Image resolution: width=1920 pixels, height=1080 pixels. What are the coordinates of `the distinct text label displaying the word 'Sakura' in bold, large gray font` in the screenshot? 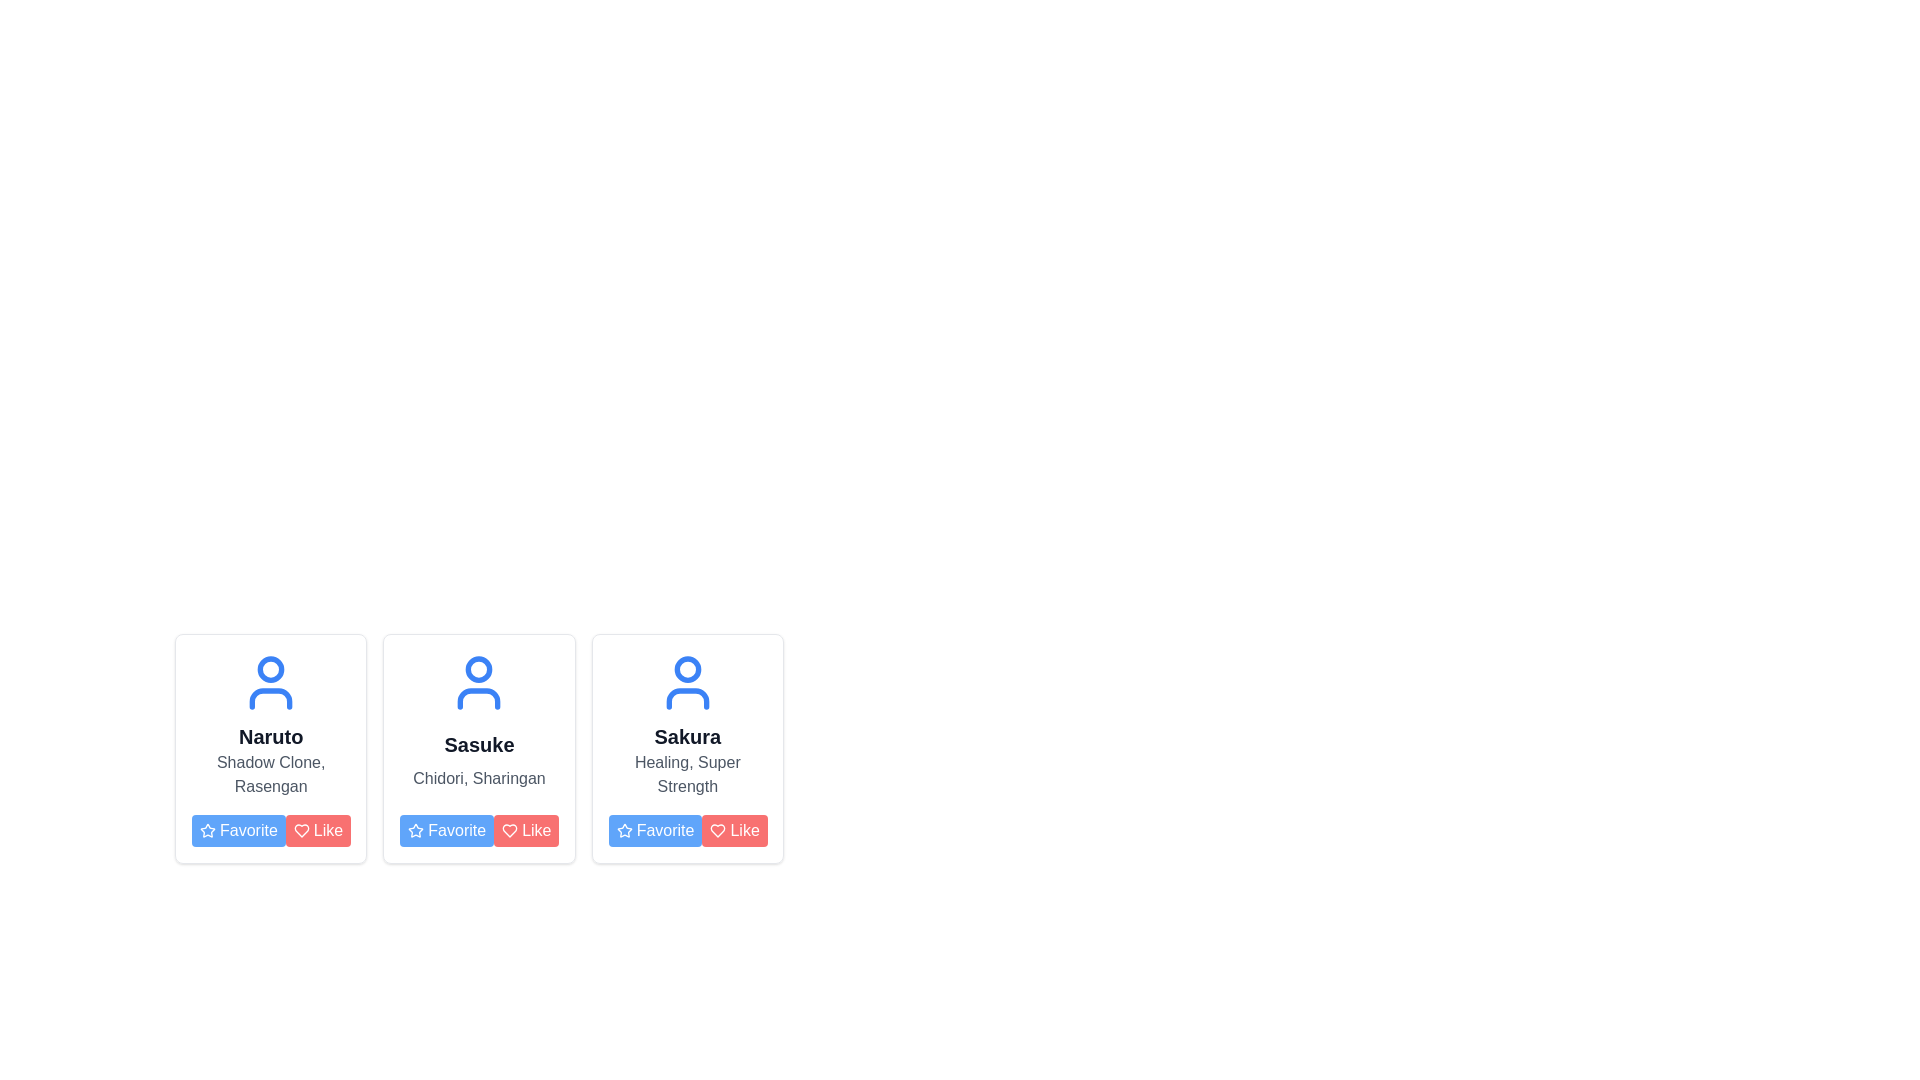 It's located at (687, 736).